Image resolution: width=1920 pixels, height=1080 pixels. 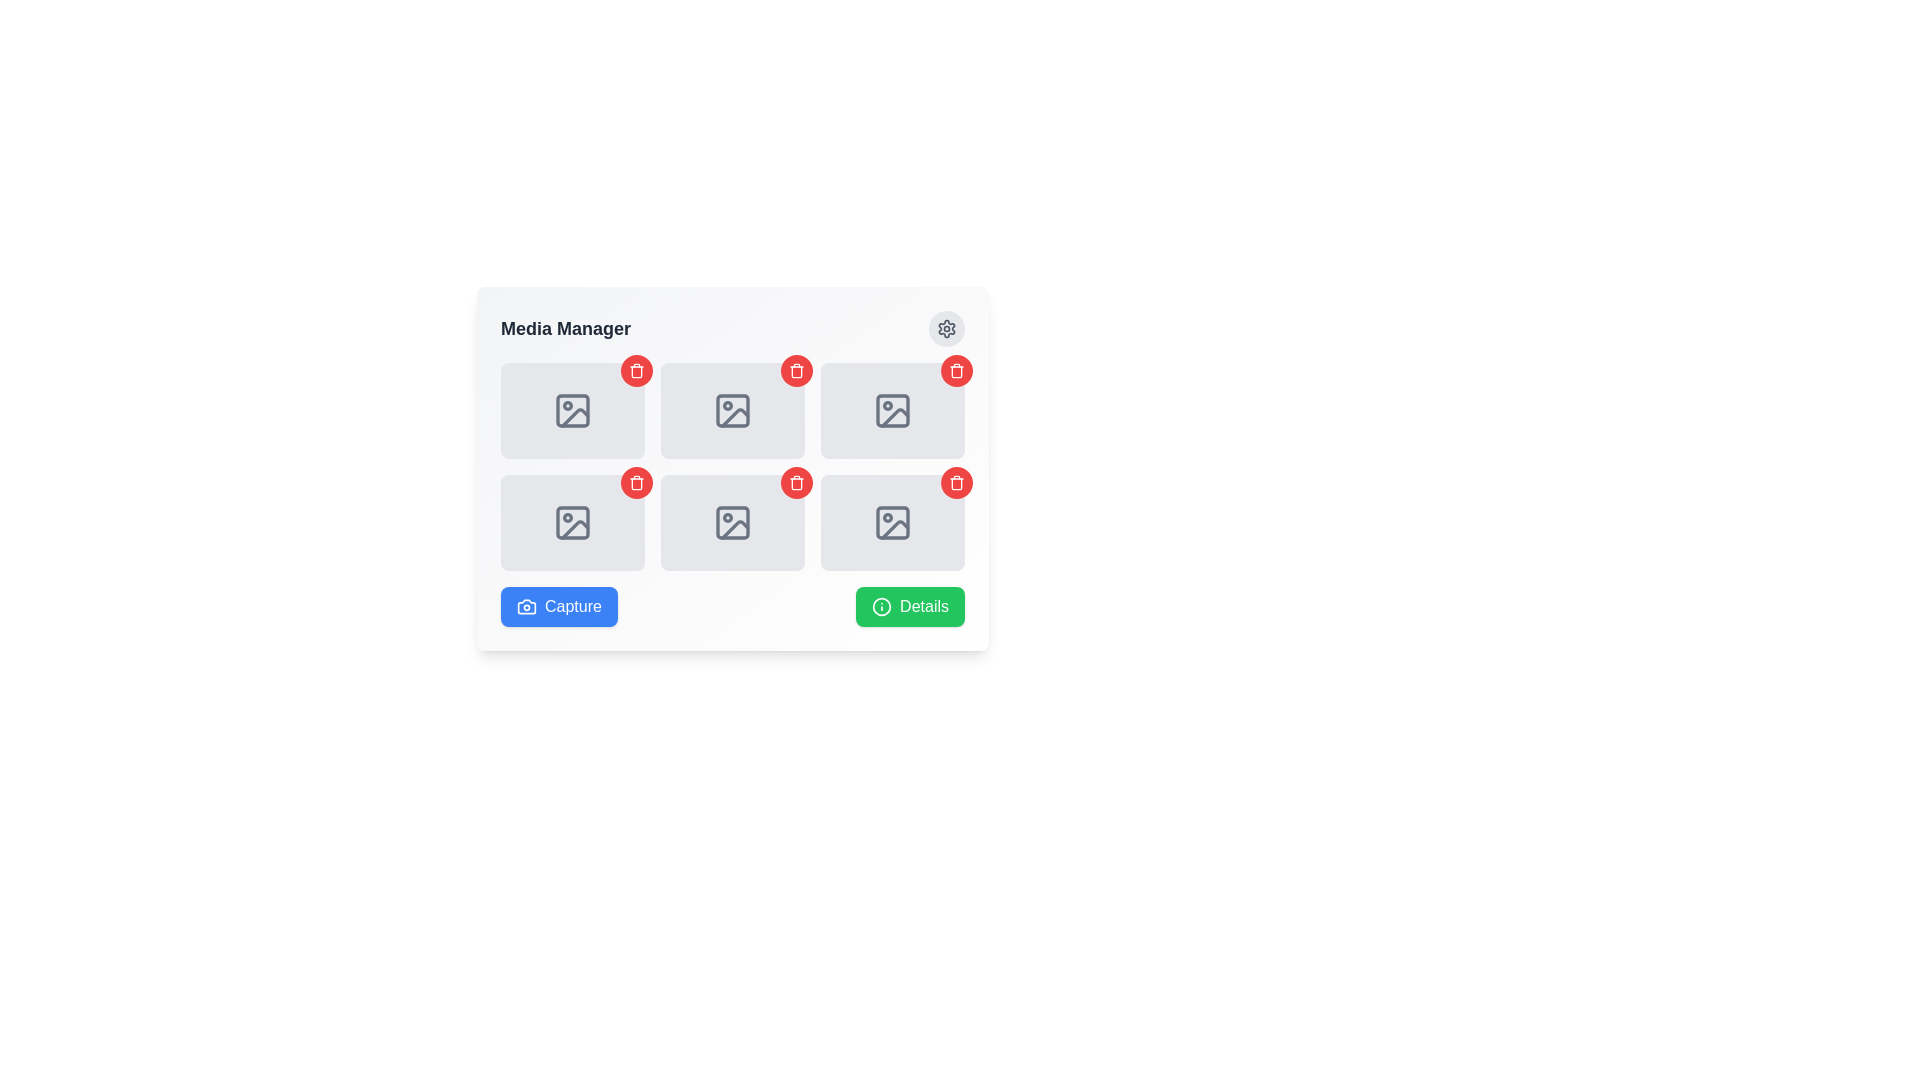 What do you see at coordinates (795, 482) in the screenshot?
I see `the circular red button with a white trash icon located in the top-right corner of the image placeholder to change its background color` at bounding box center [795, 482].